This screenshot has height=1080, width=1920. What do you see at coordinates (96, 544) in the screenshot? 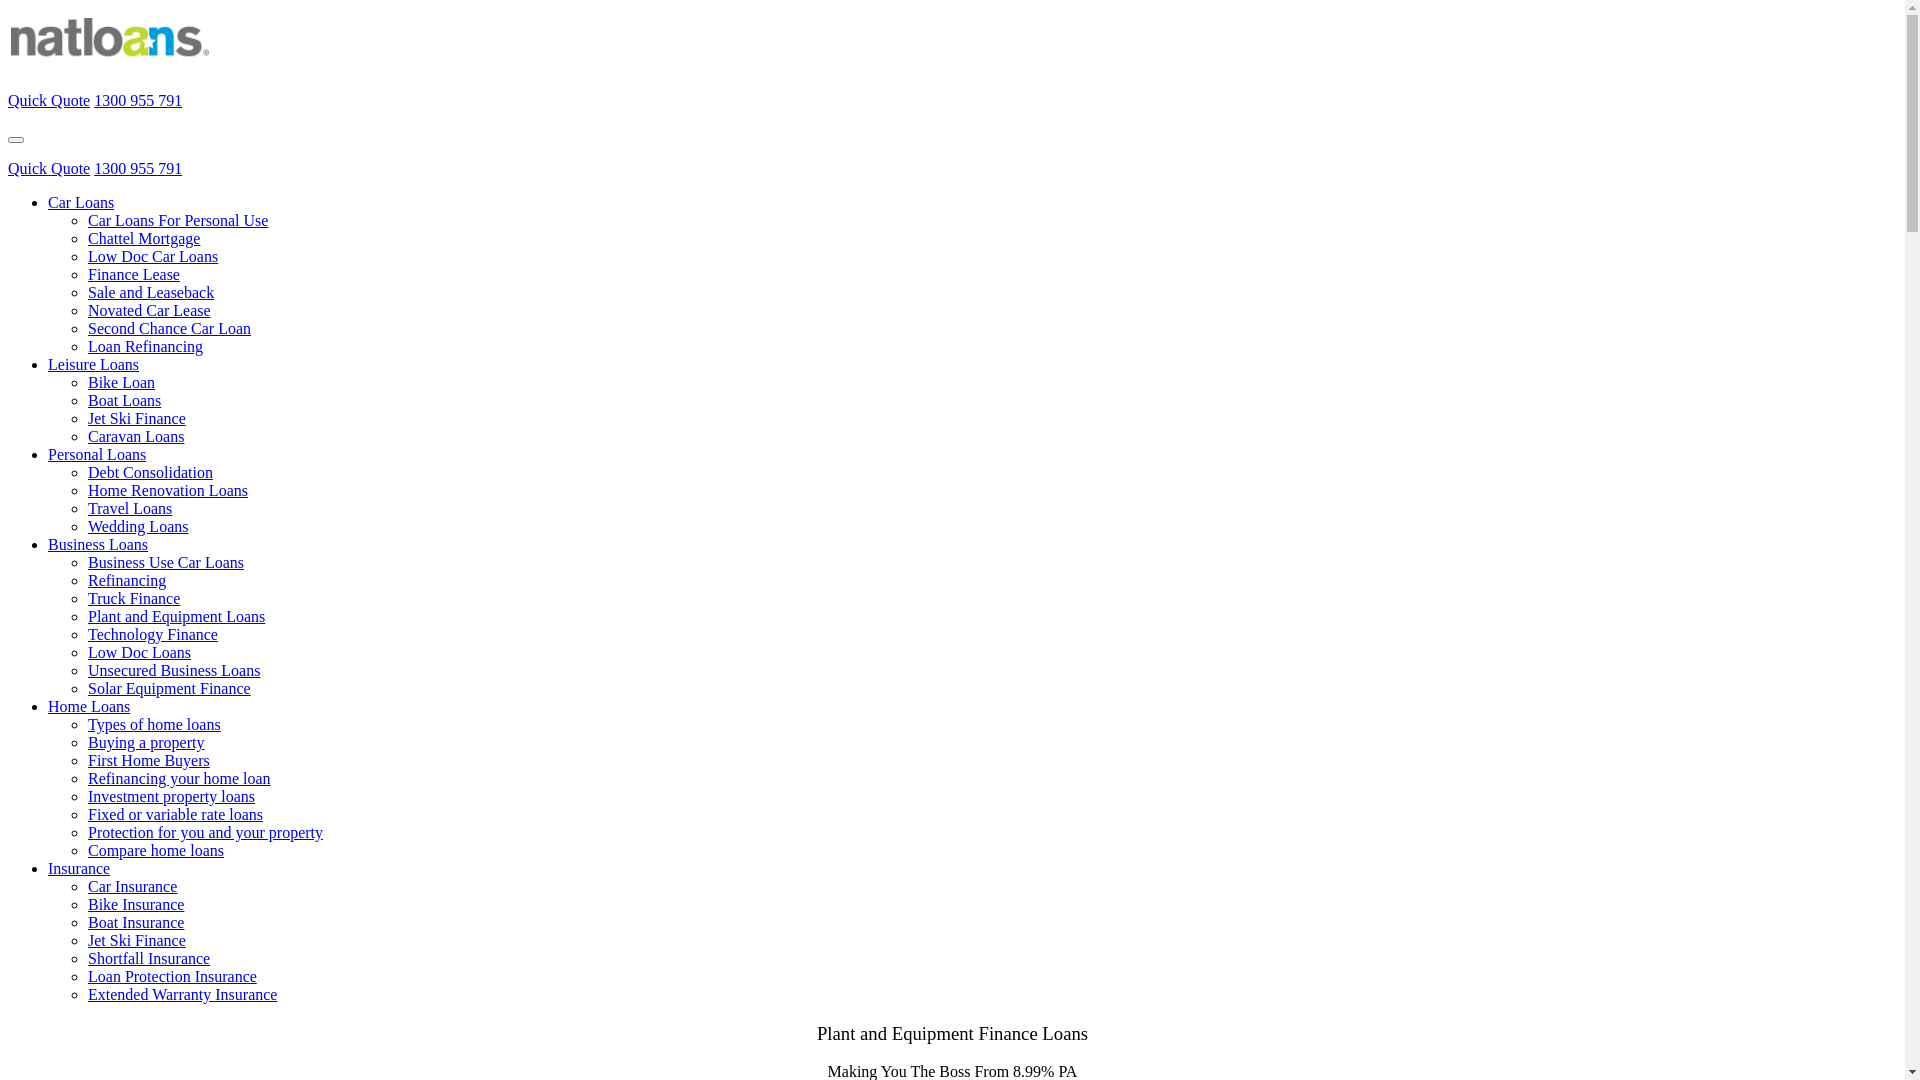
I see `'Business Loans'` at bounding box center [96, 544].